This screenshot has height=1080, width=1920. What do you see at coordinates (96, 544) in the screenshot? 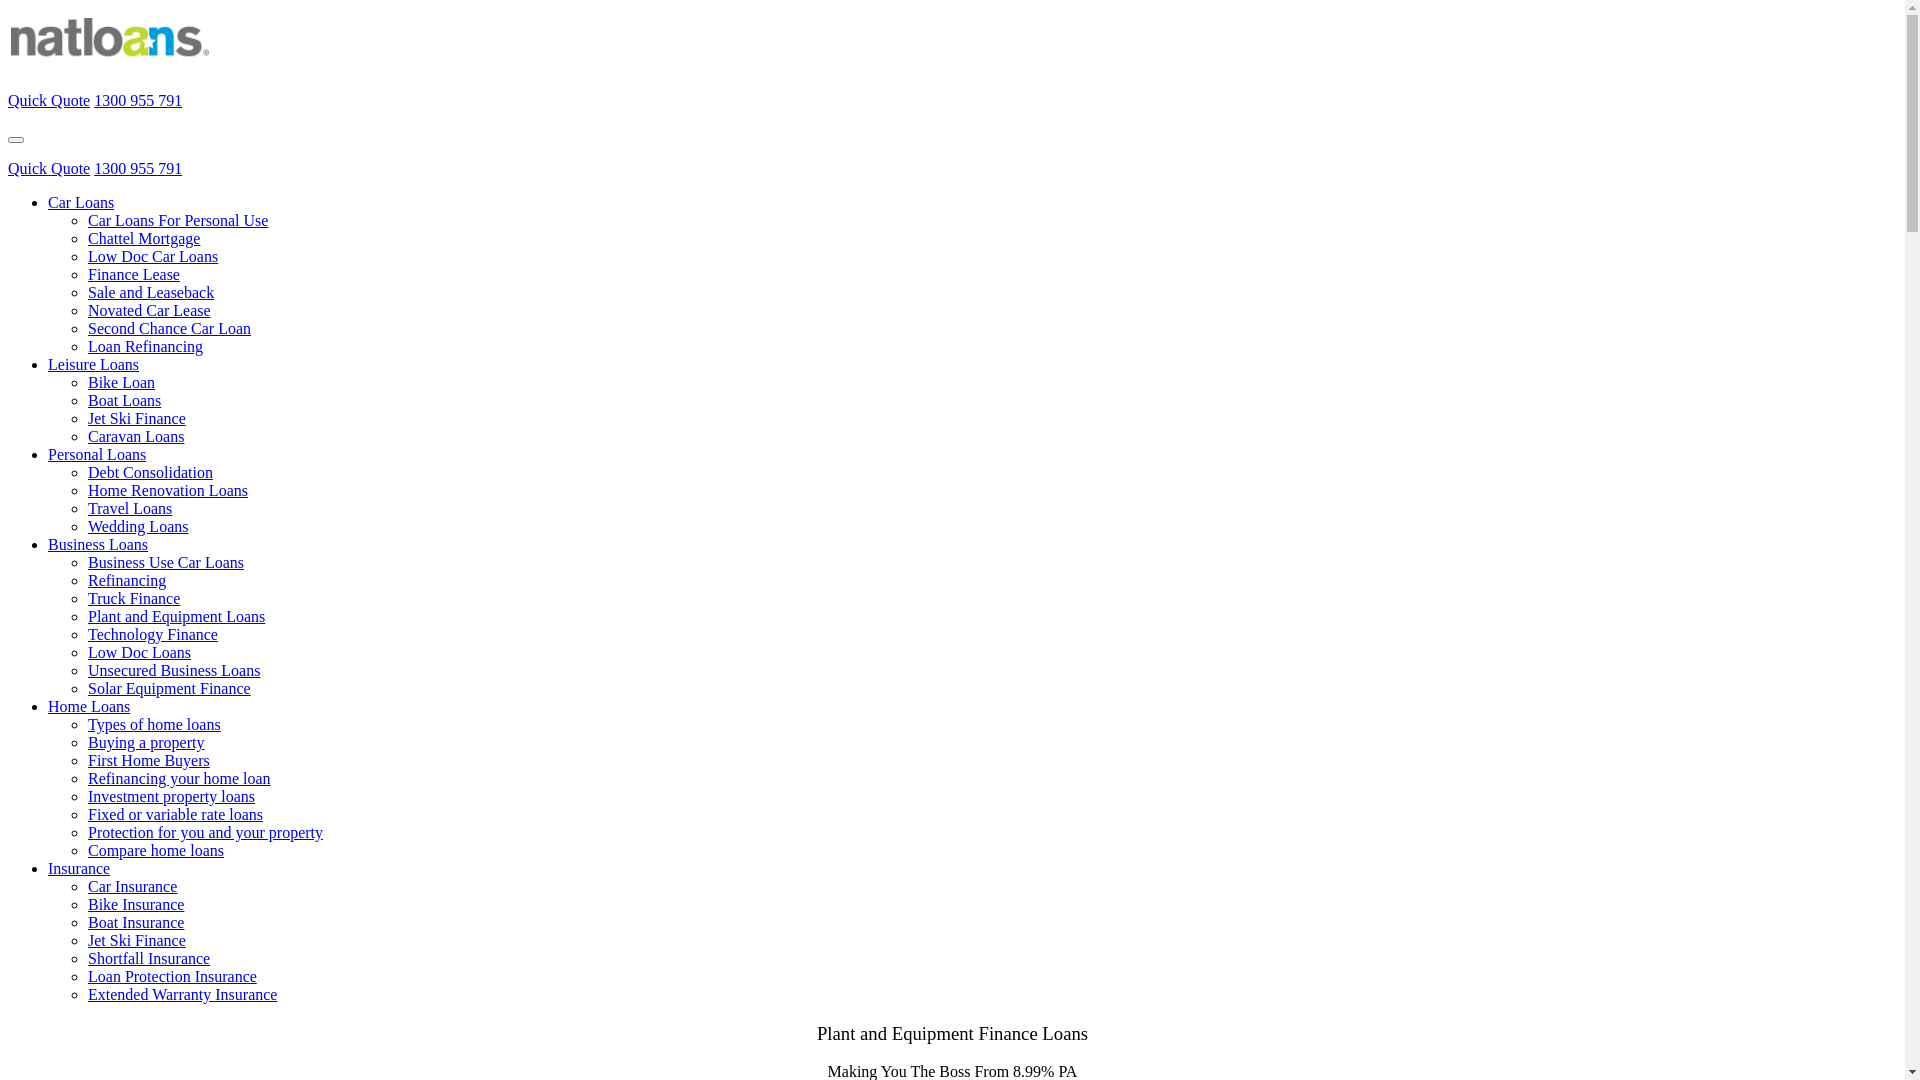
I see `'Business Loans'` at bounding box center [96, 544].